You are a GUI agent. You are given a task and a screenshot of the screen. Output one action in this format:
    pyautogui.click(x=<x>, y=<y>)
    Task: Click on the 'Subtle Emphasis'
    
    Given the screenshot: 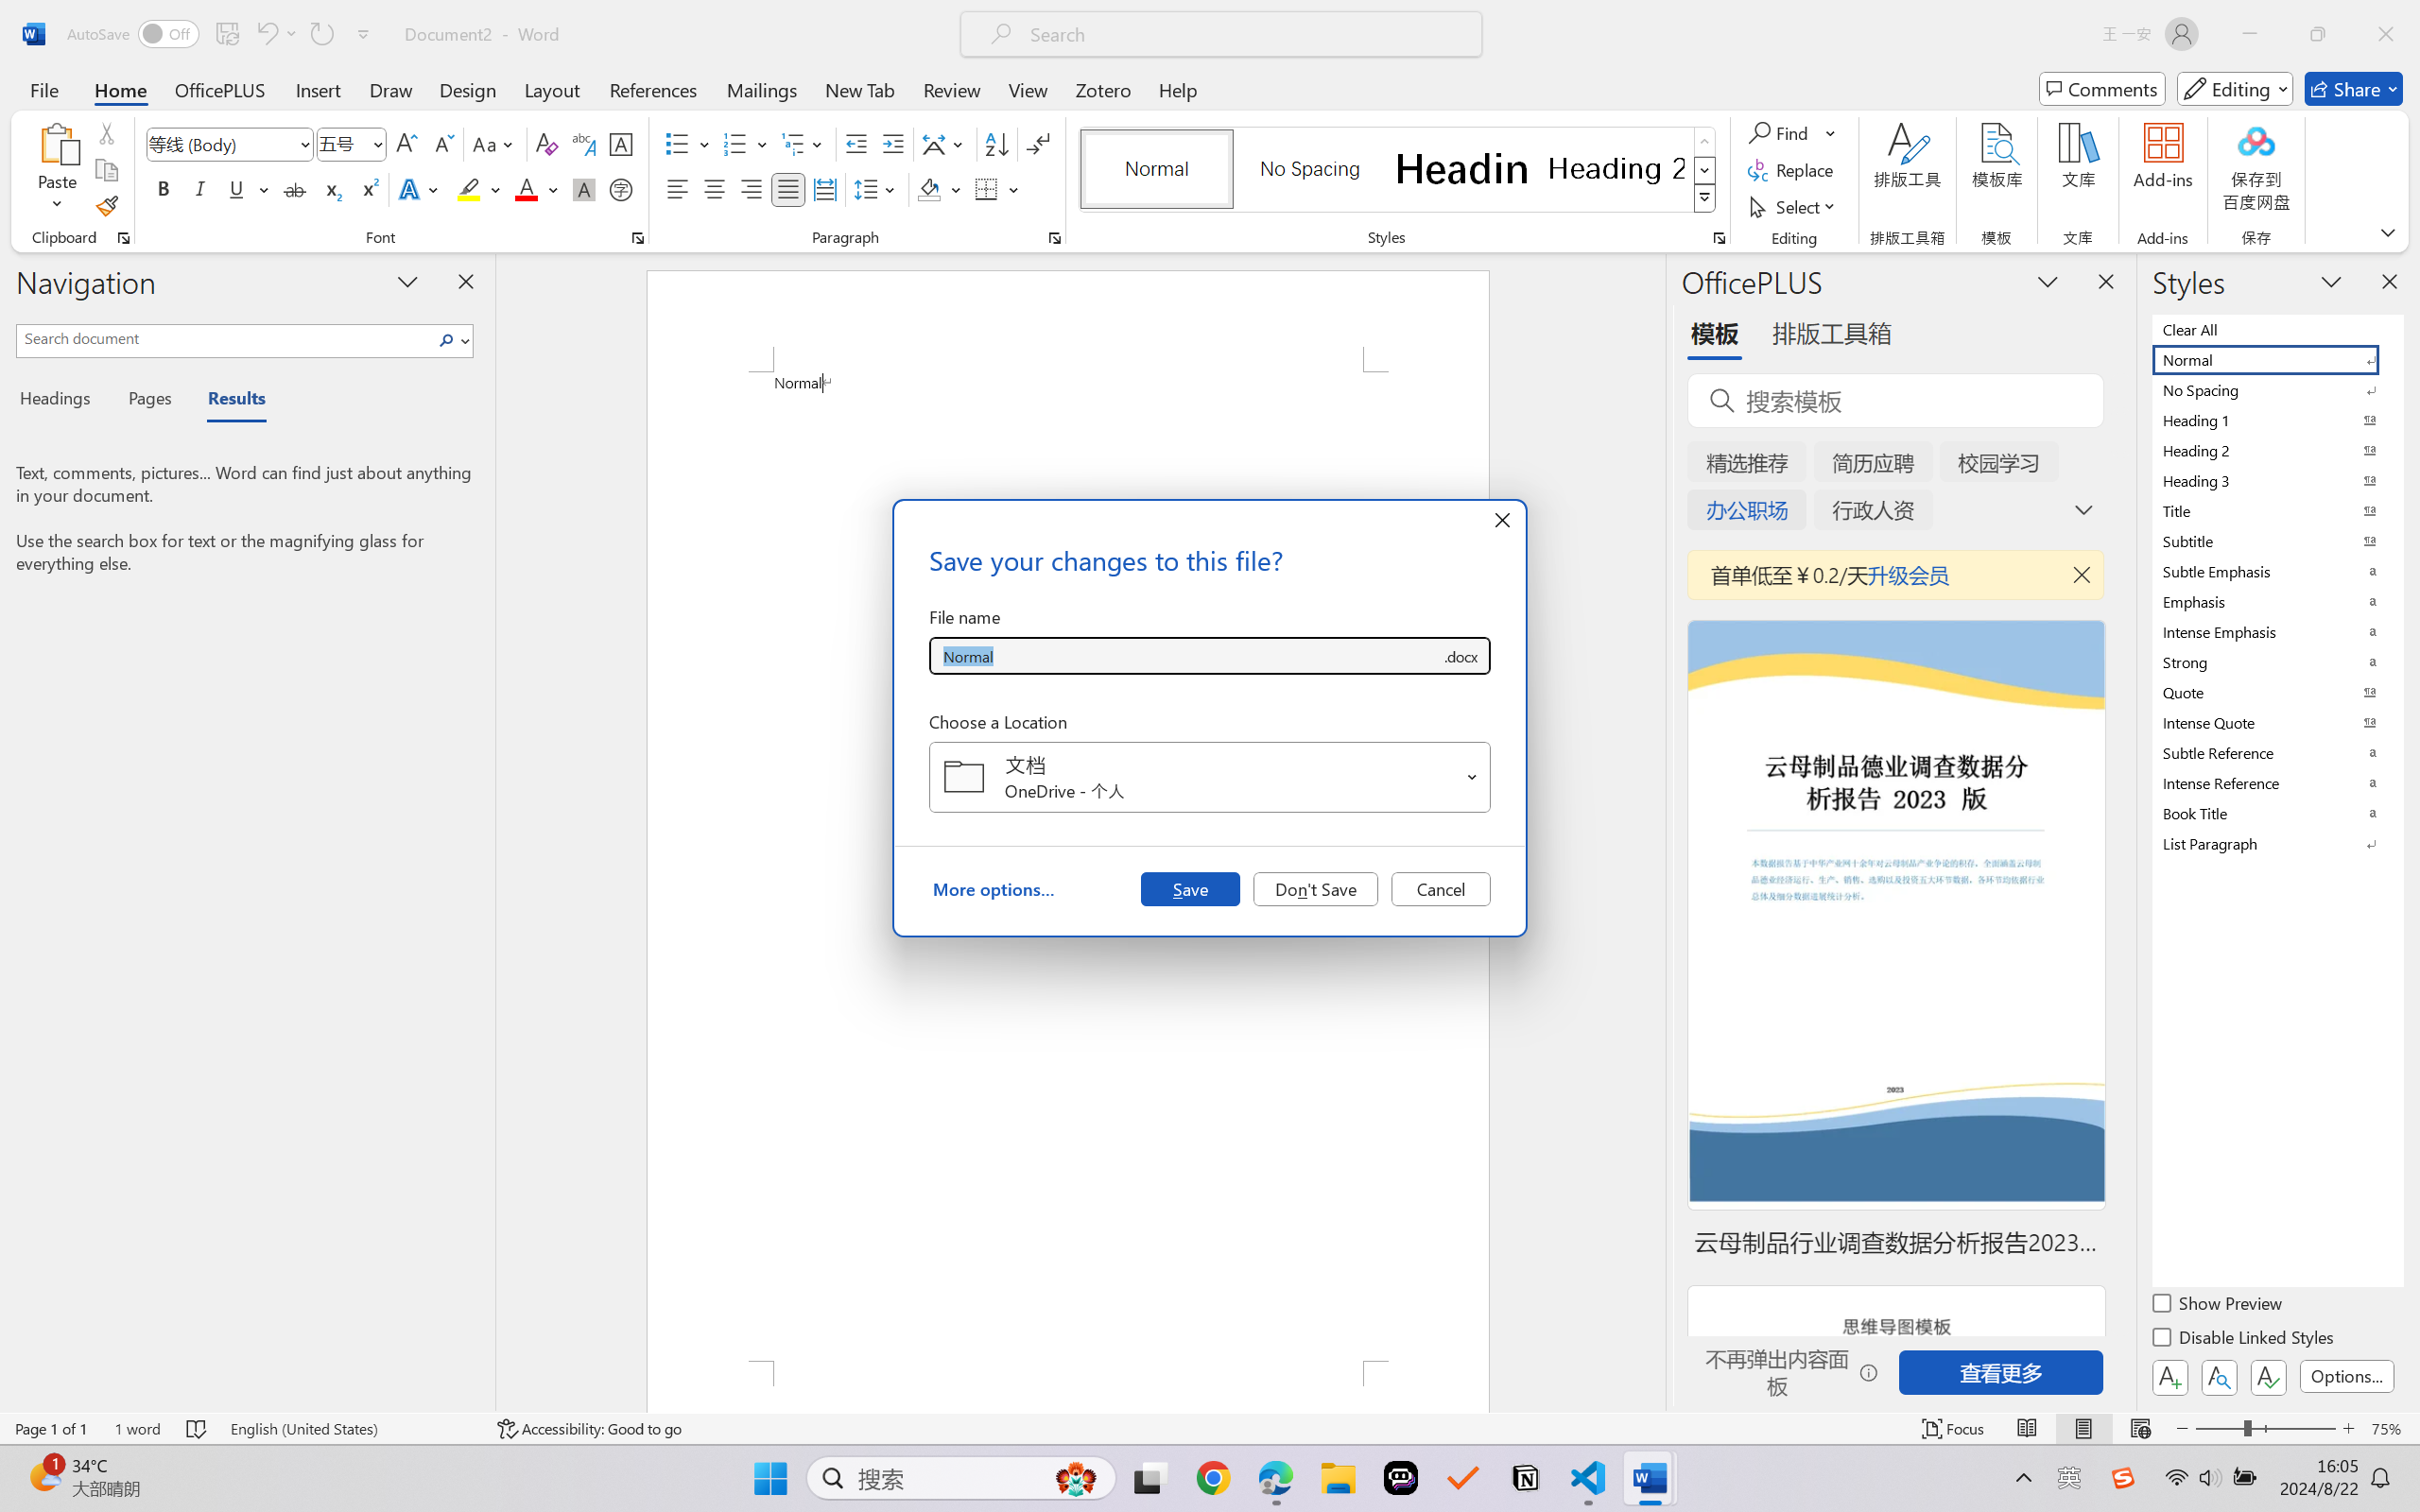 What is the action you would take?
    pyautogui.click(x=2275, y=570)
    